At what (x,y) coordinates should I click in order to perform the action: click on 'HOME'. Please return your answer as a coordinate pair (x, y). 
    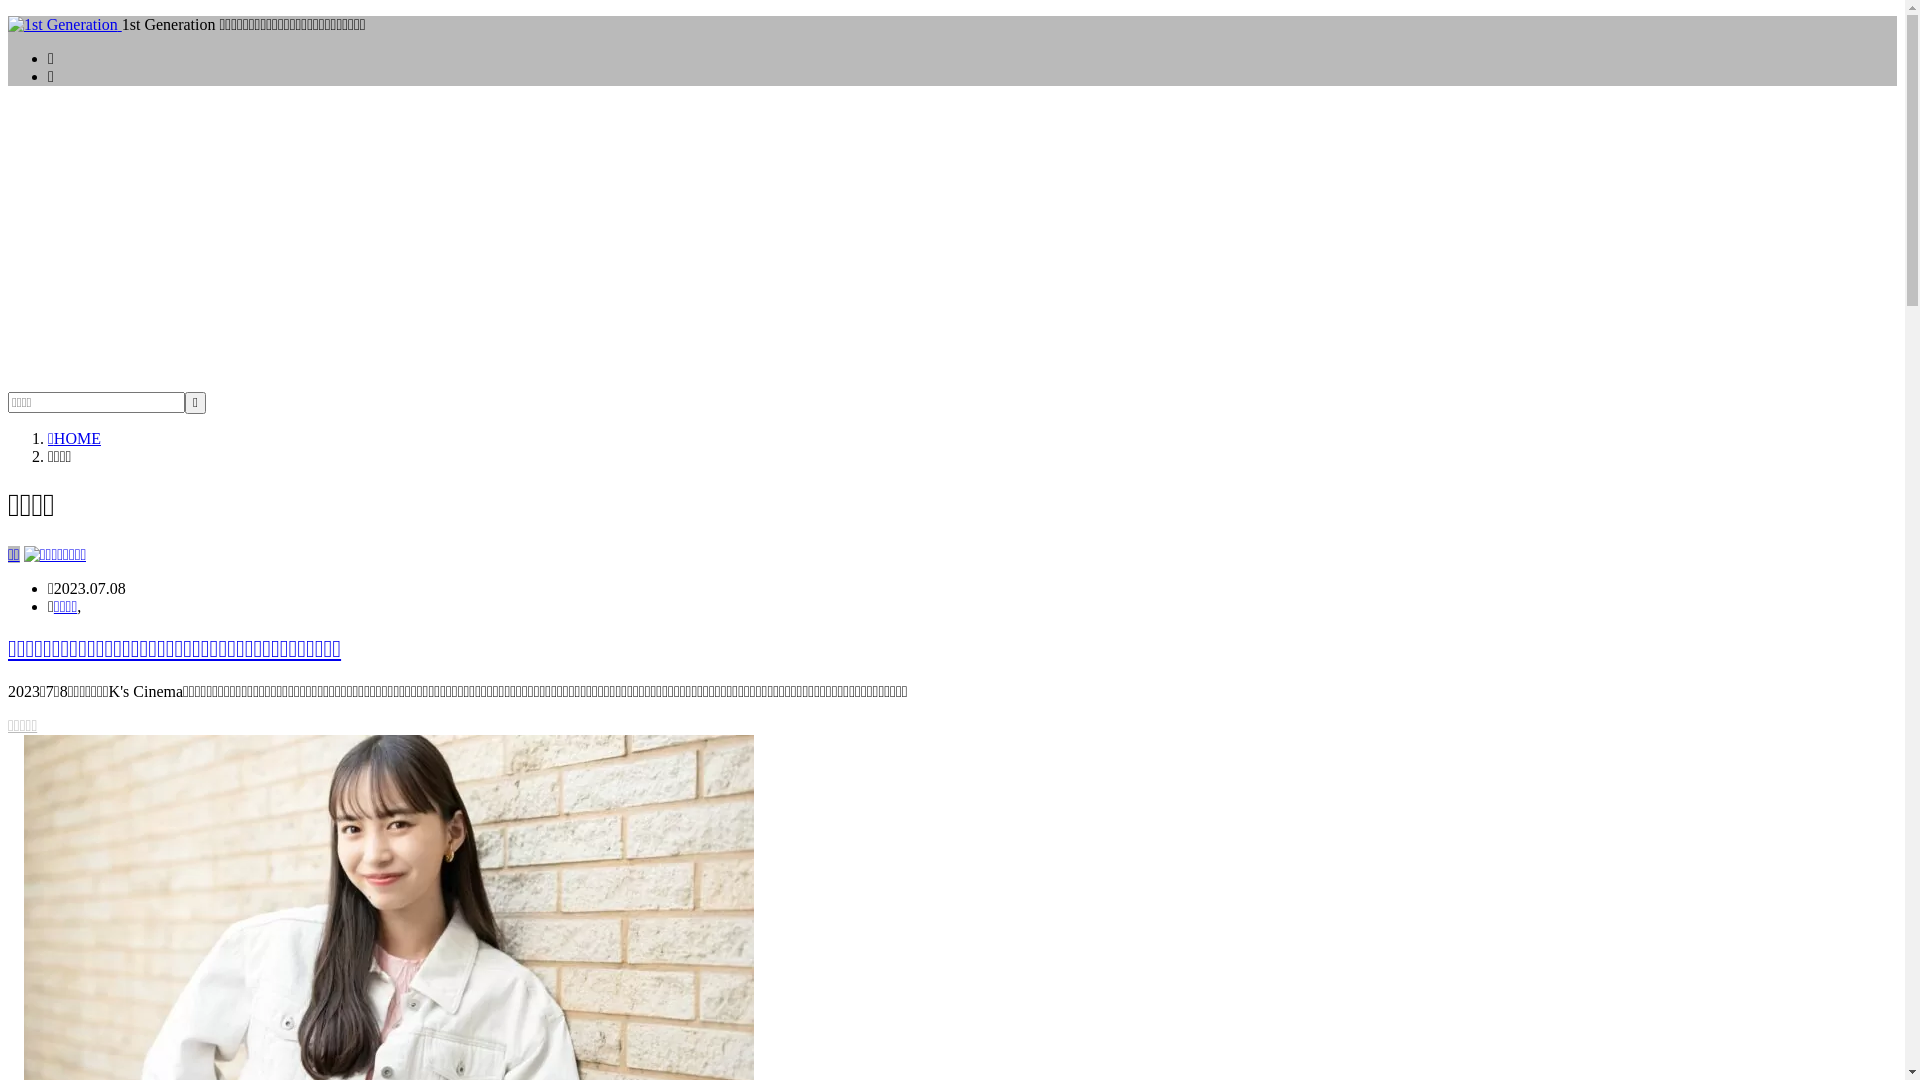
    Looking at the image, I should click on (48, 437).